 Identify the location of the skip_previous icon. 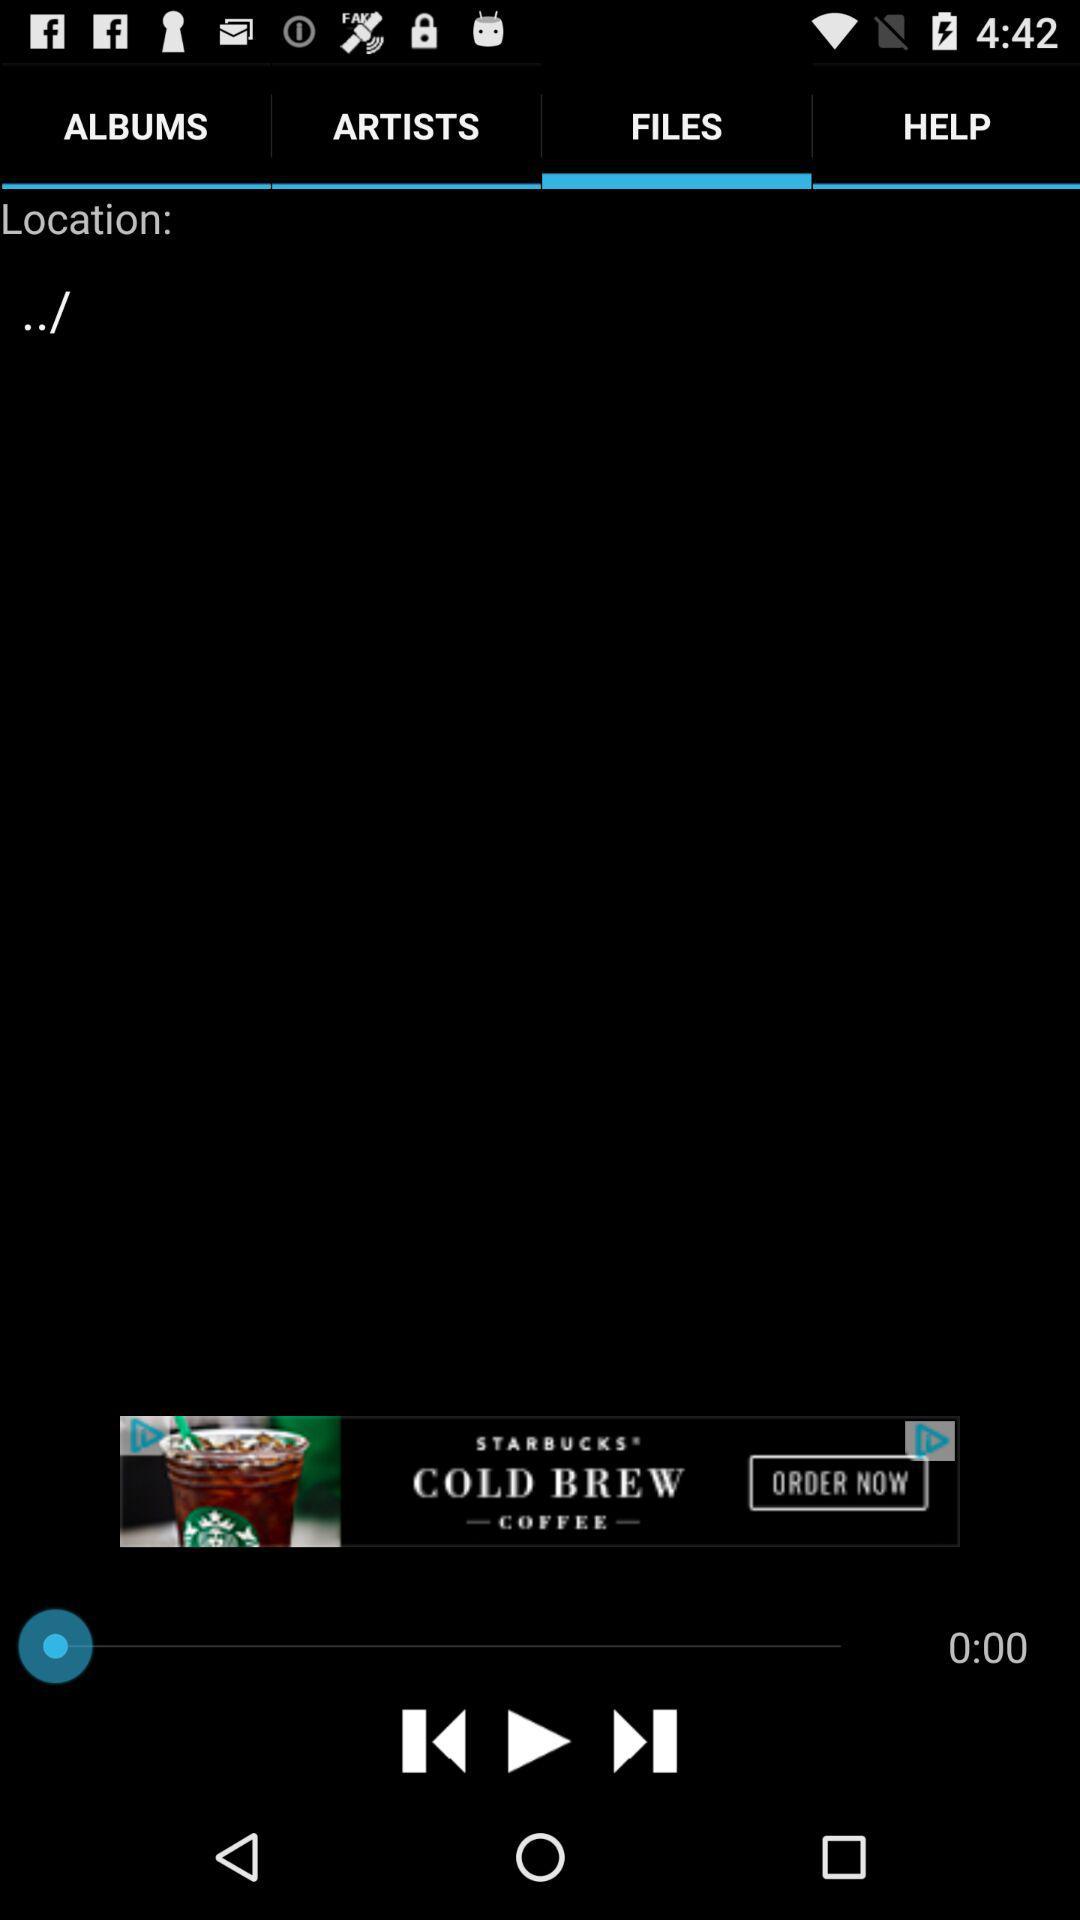
(432, 1862).